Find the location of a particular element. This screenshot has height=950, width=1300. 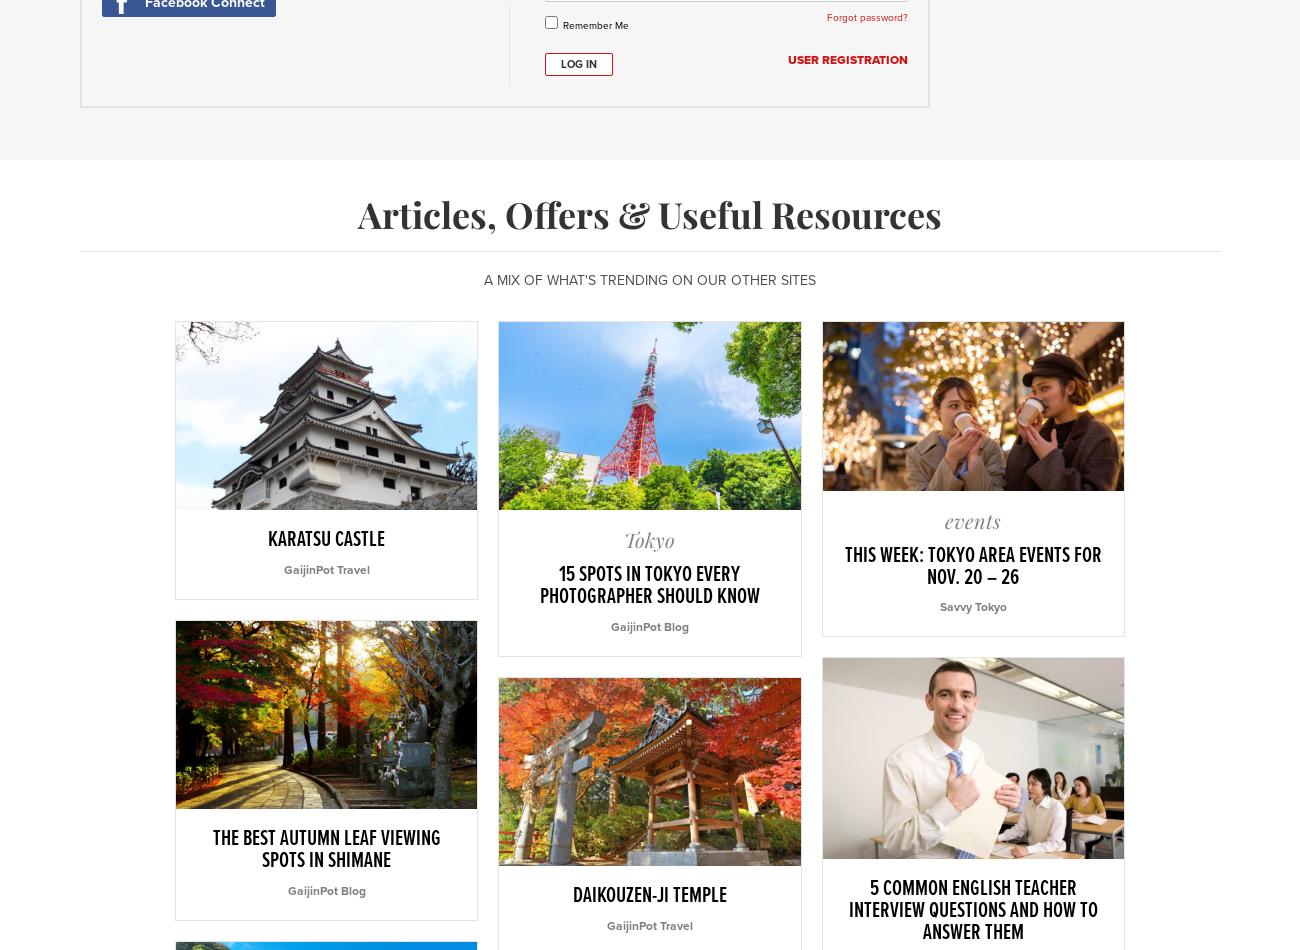

'A mix of what's trending on our other sites' is located at coordinates (650, 278).